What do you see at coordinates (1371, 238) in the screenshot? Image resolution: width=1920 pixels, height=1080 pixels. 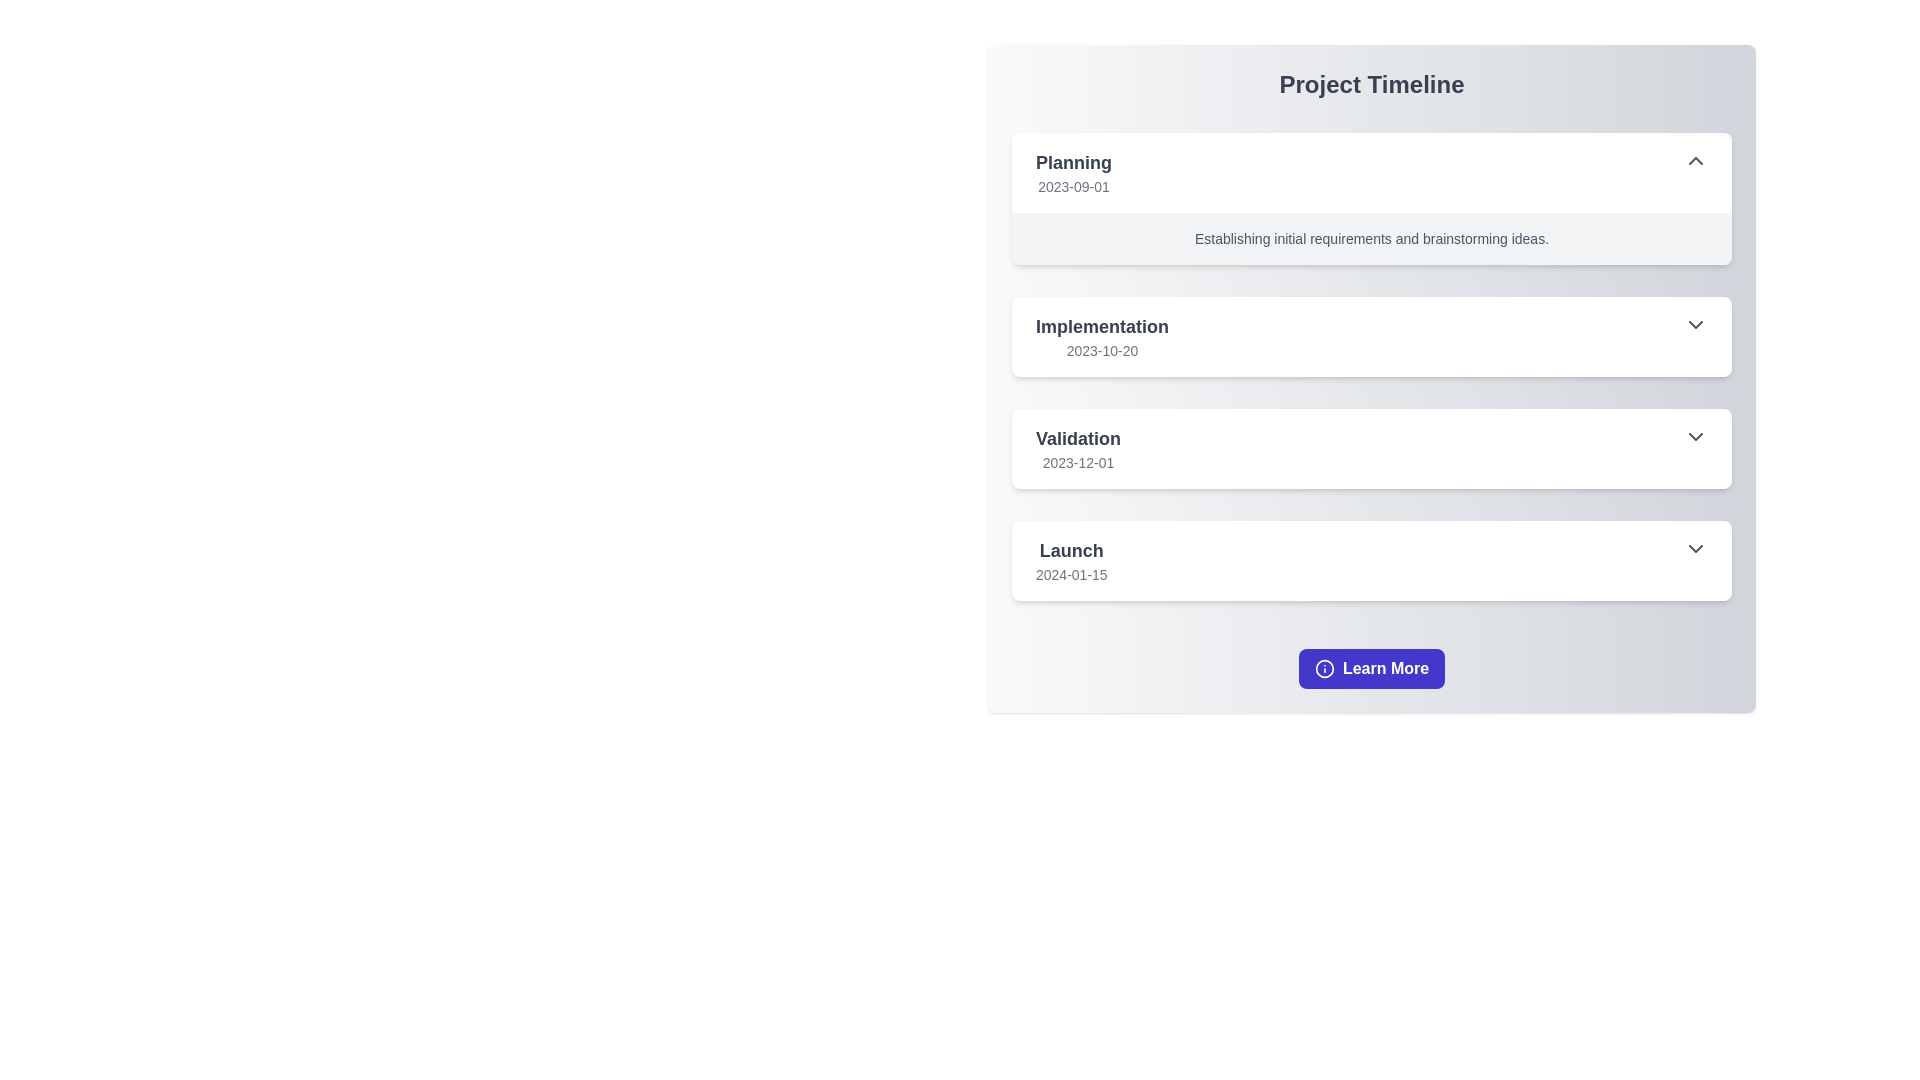 I see `the non-interactive text block that provides supporting information for the 'Planning' phase, located at the bottom of the card with the title 'Planning' and date '2023-09-01'` at bounding box center [1371, 238].